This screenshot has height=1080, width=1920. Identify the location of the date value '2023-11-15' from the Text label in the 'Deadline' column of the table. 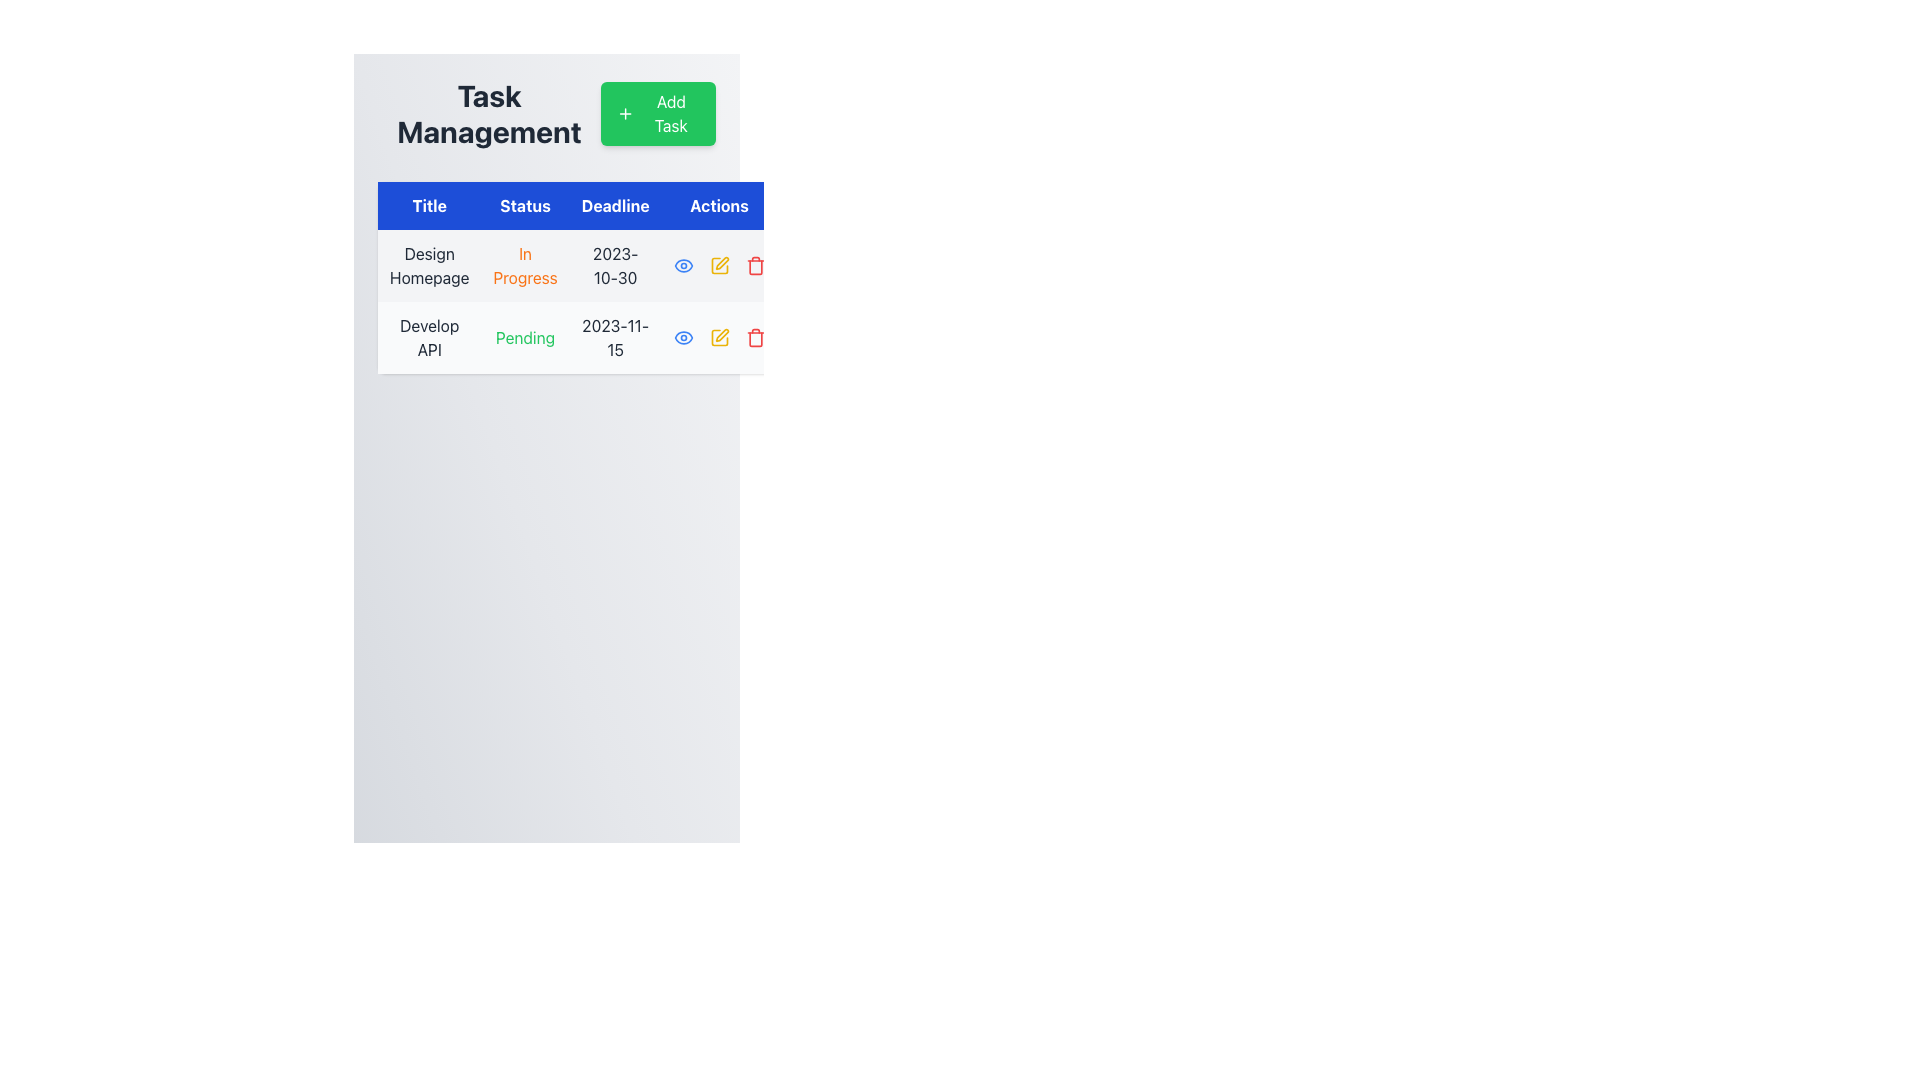
(614, 337).